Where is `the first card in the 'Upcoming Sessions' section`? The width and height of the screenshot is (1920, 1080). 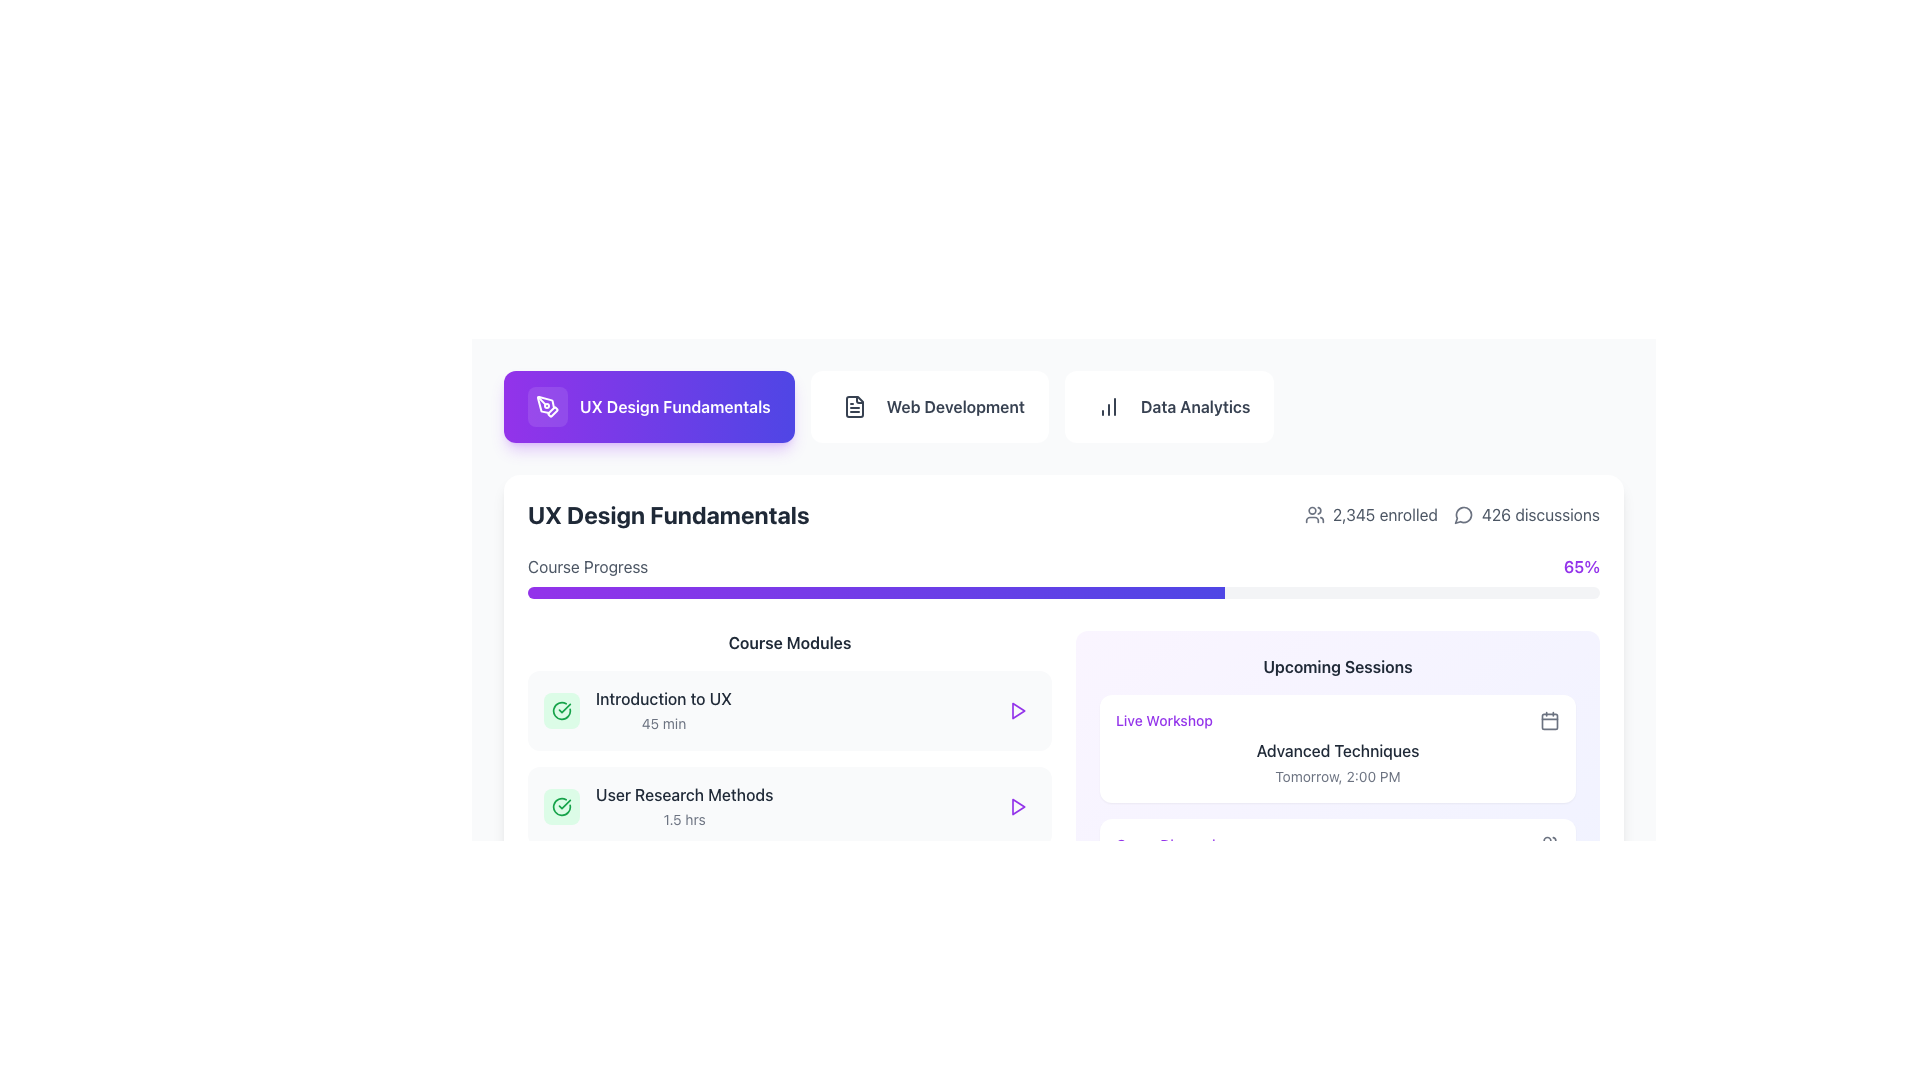
the first card in the 'Upcoming Sessions' section is located at coordinates (1338, 748).